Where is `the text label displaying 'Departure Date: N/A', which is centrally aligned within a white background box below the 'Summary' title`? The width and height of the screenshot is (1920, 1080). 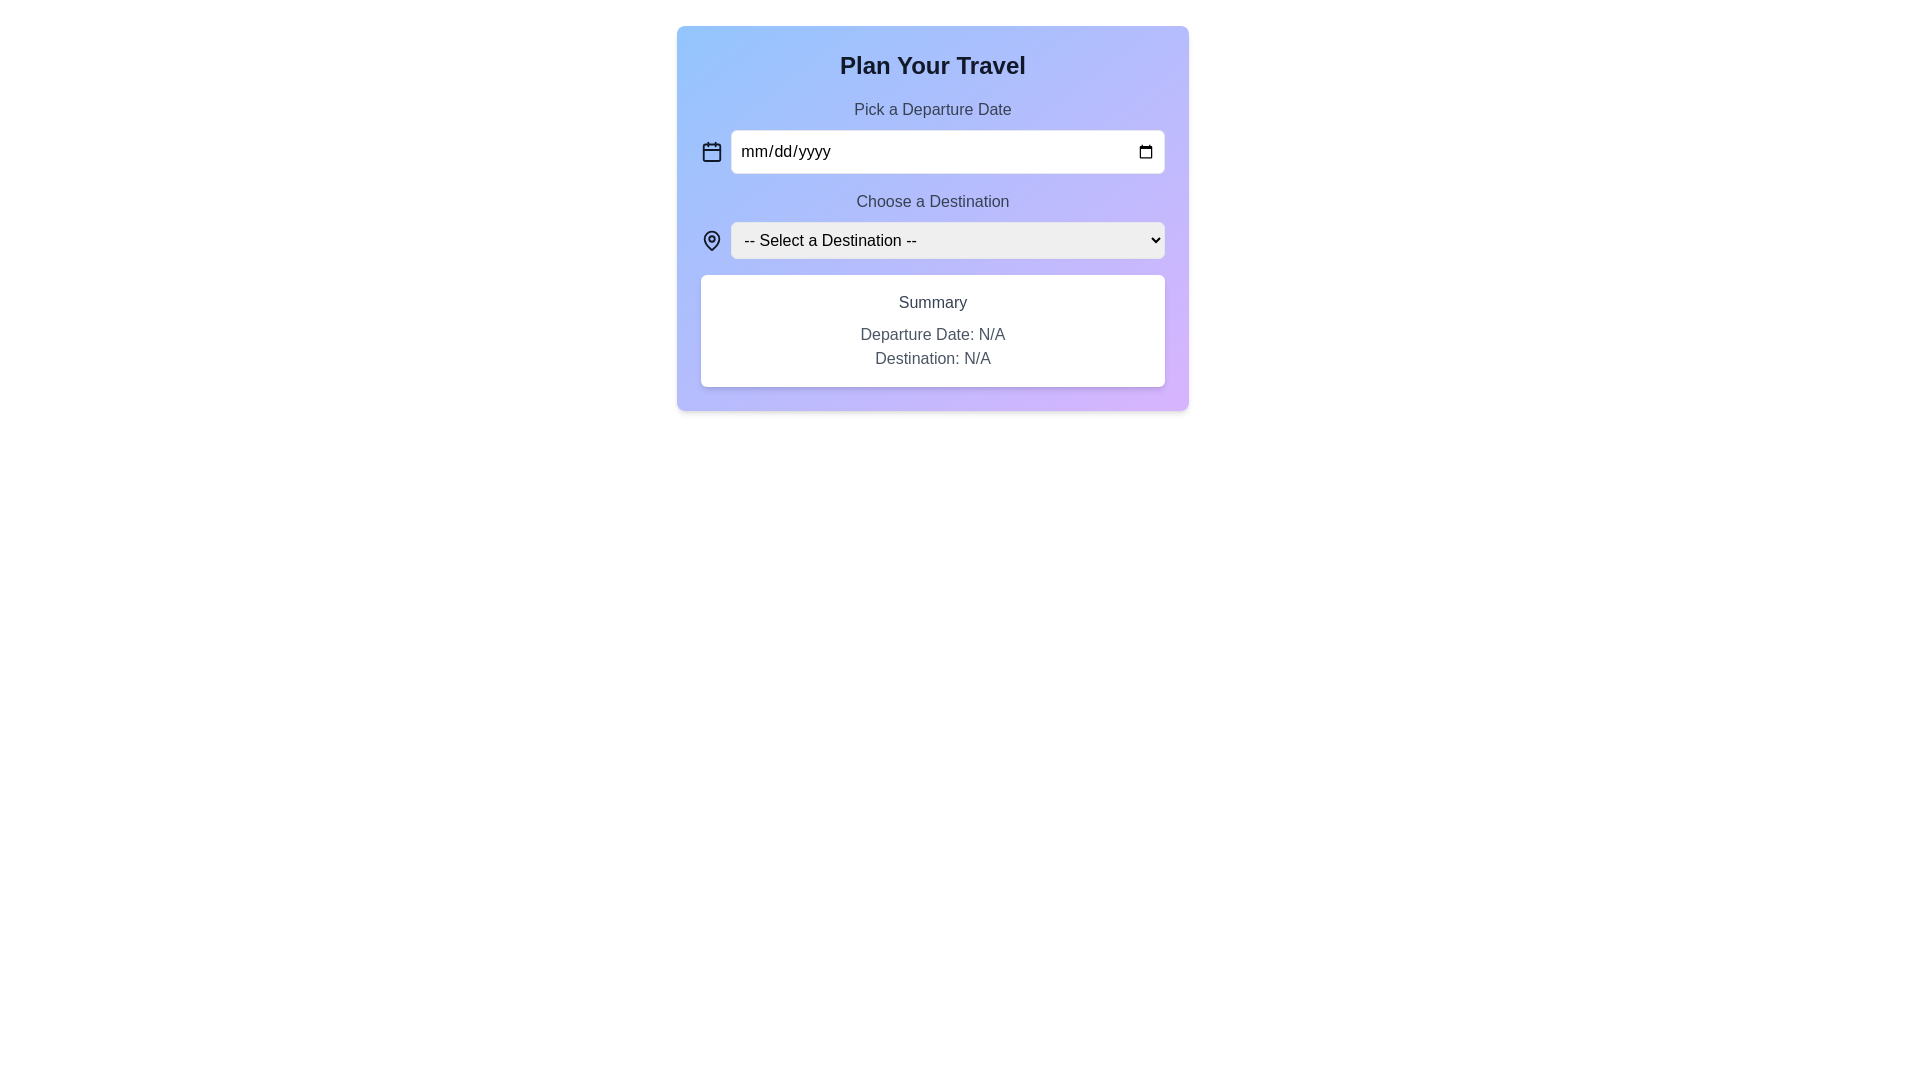
the text label displaying 'Departure Date: N/A', which is centrally aligned within a white background box below the 'Summary' title is located at coordinates (931, 334).